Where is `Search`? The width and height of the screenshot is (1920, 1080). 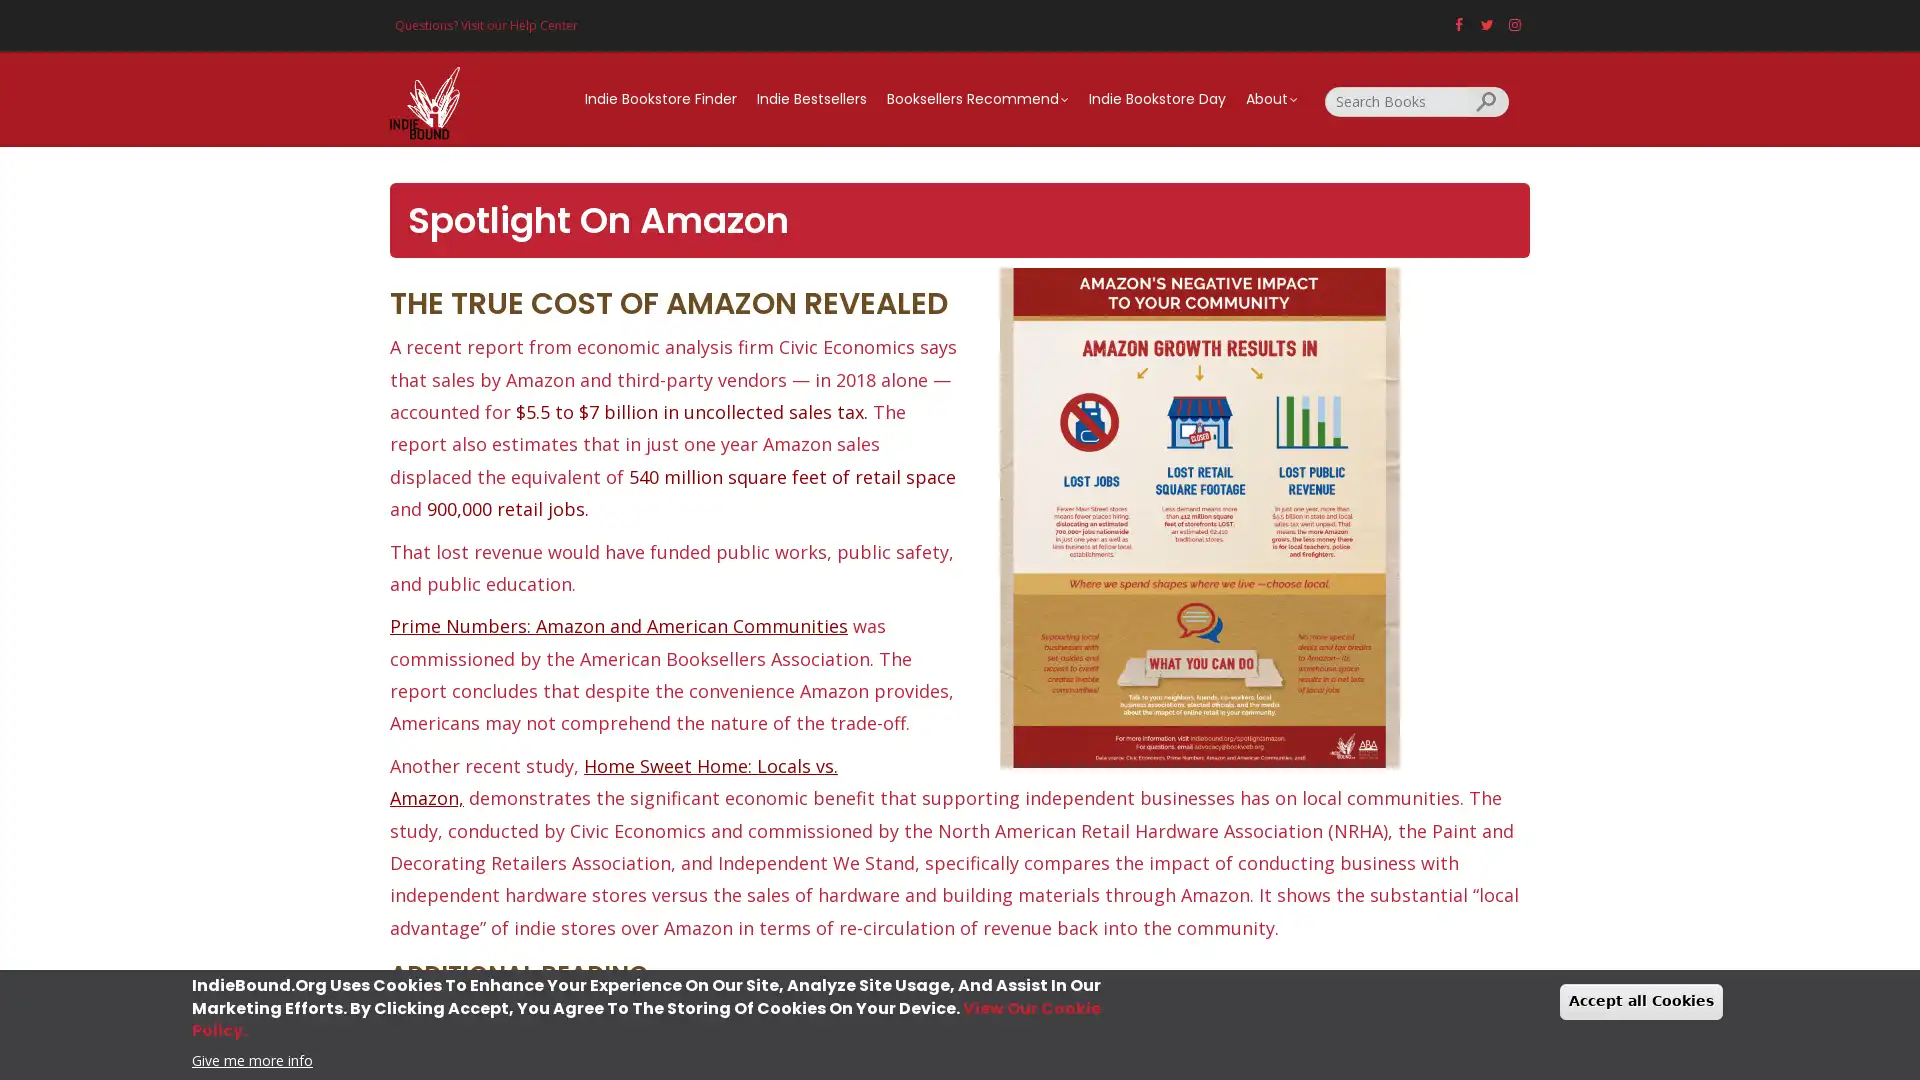 Search is located at coordinates (1488, 100).